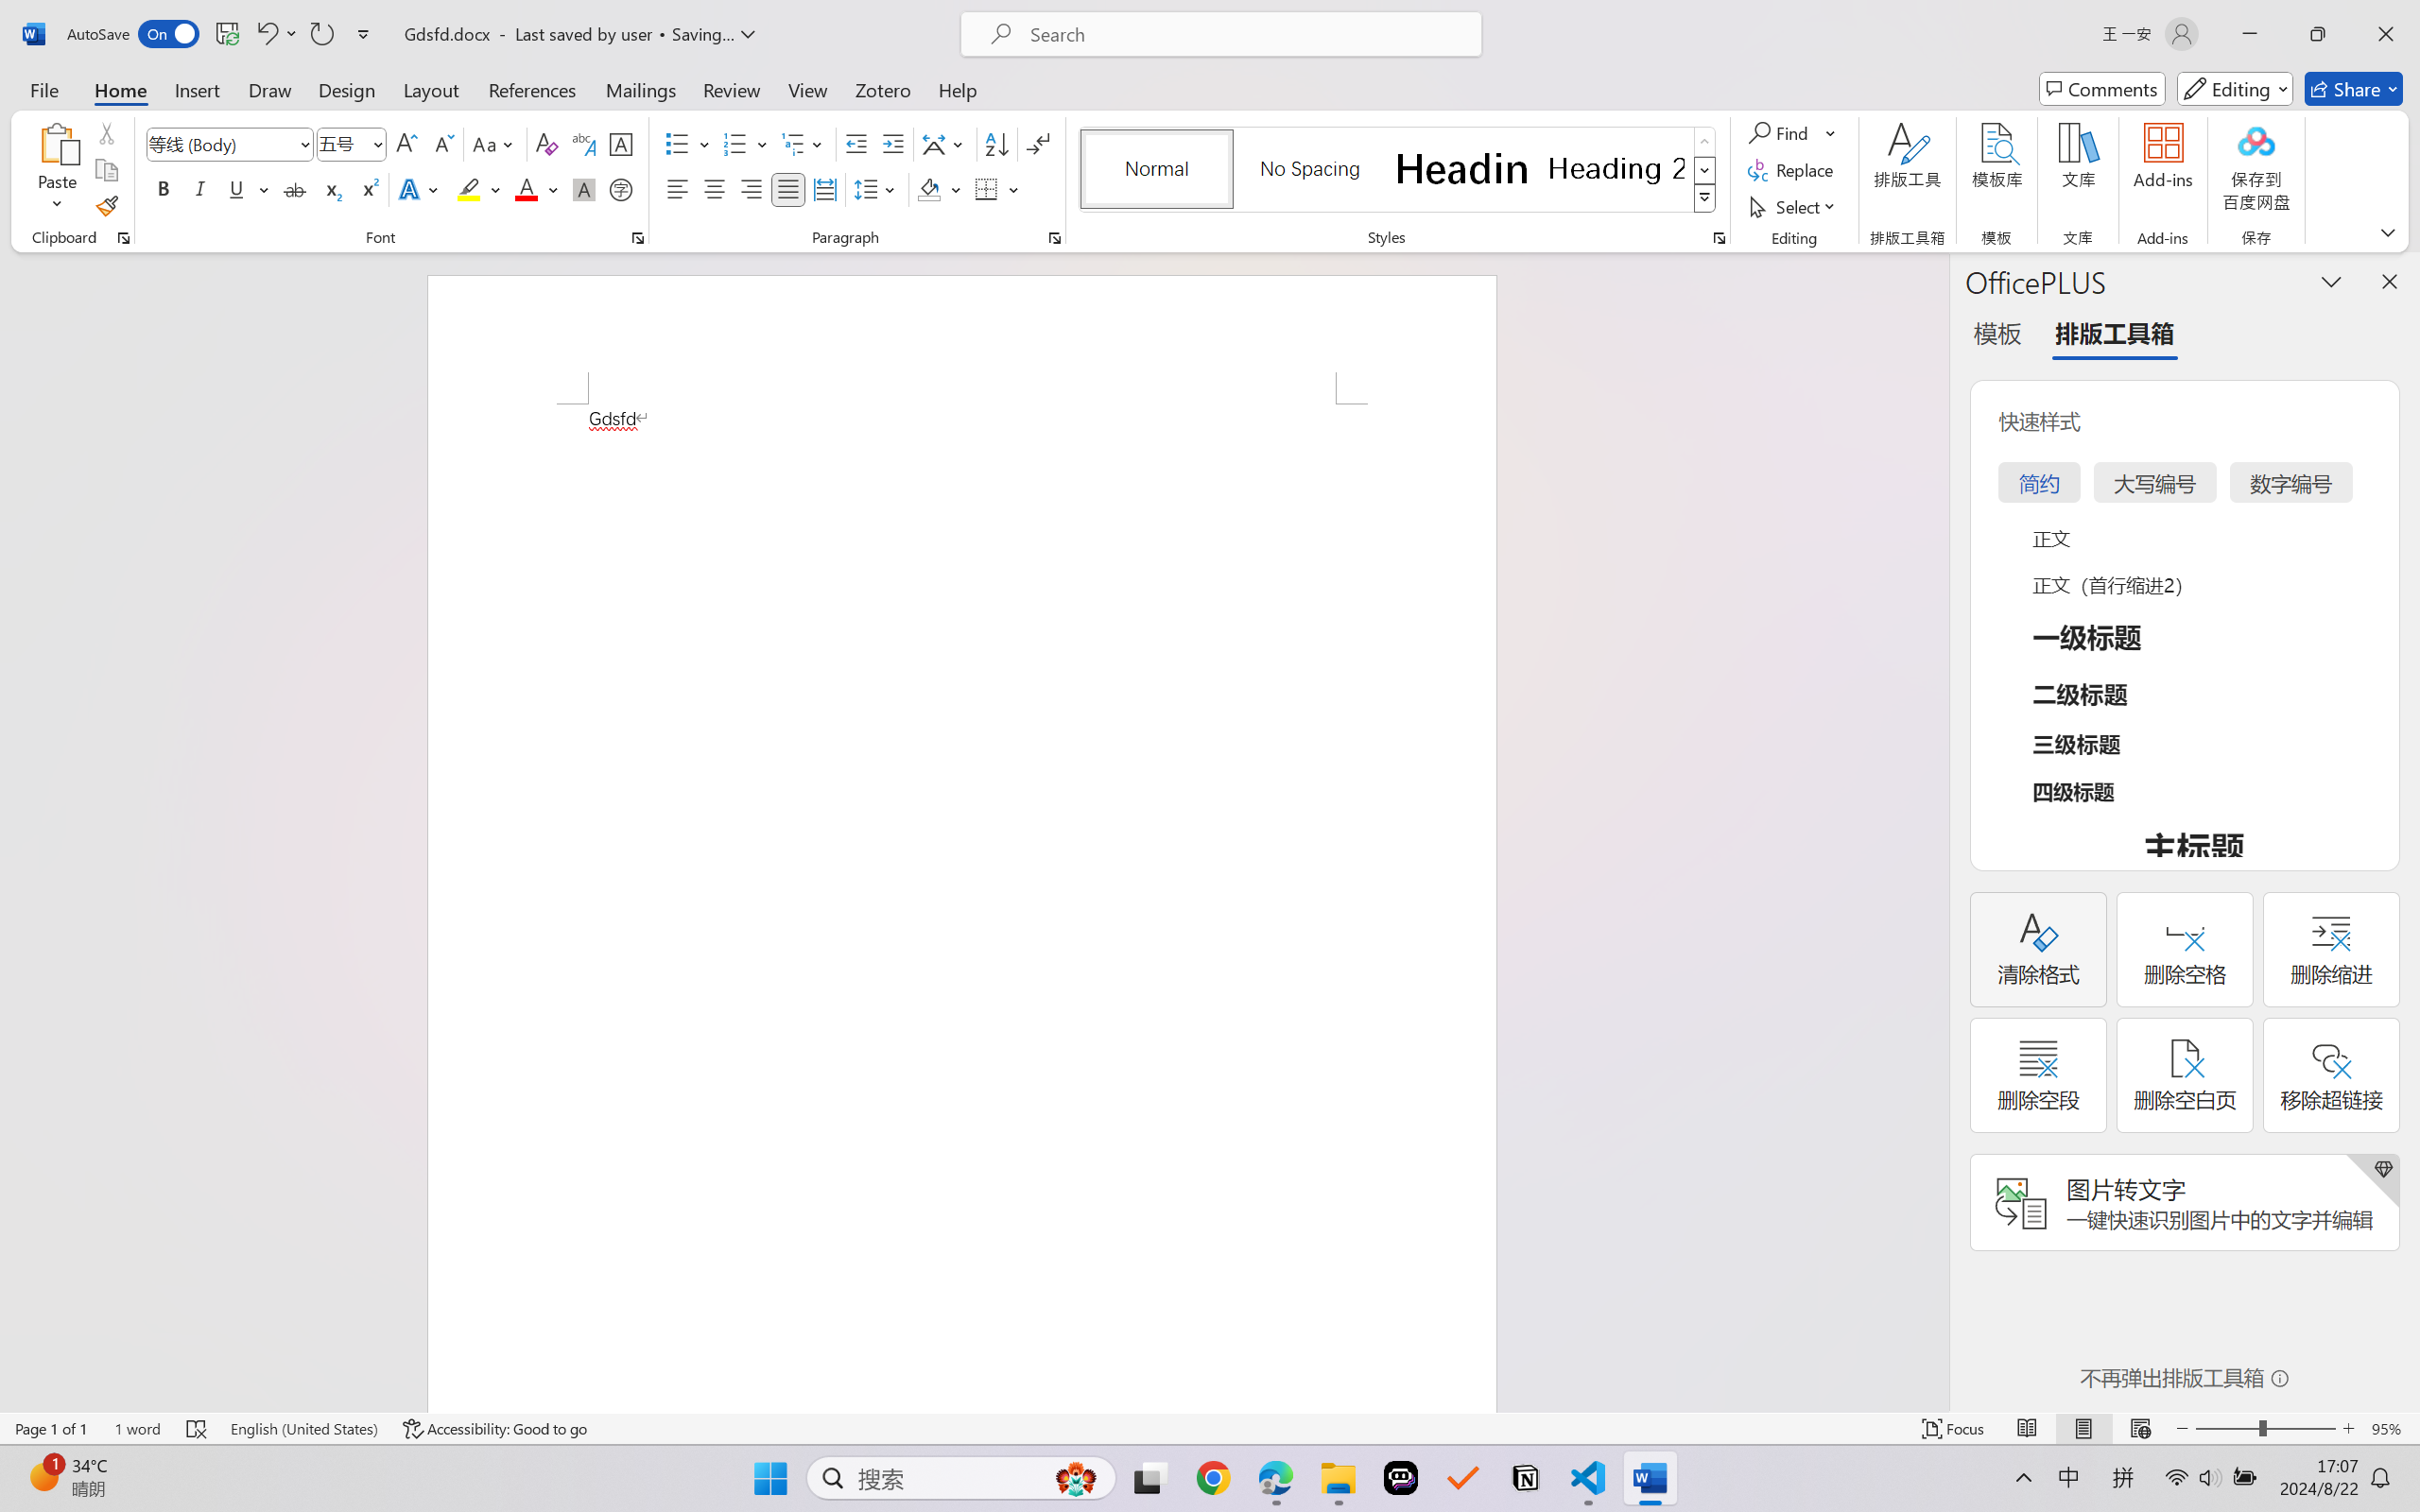 Image resolution: width=2420 pixels, height=1512 pixels. What do you see at coordinates (1936, 831) in the screenshot?
I see `'Class: NetUIScrollBar'` at bounding box center [1936, 831].